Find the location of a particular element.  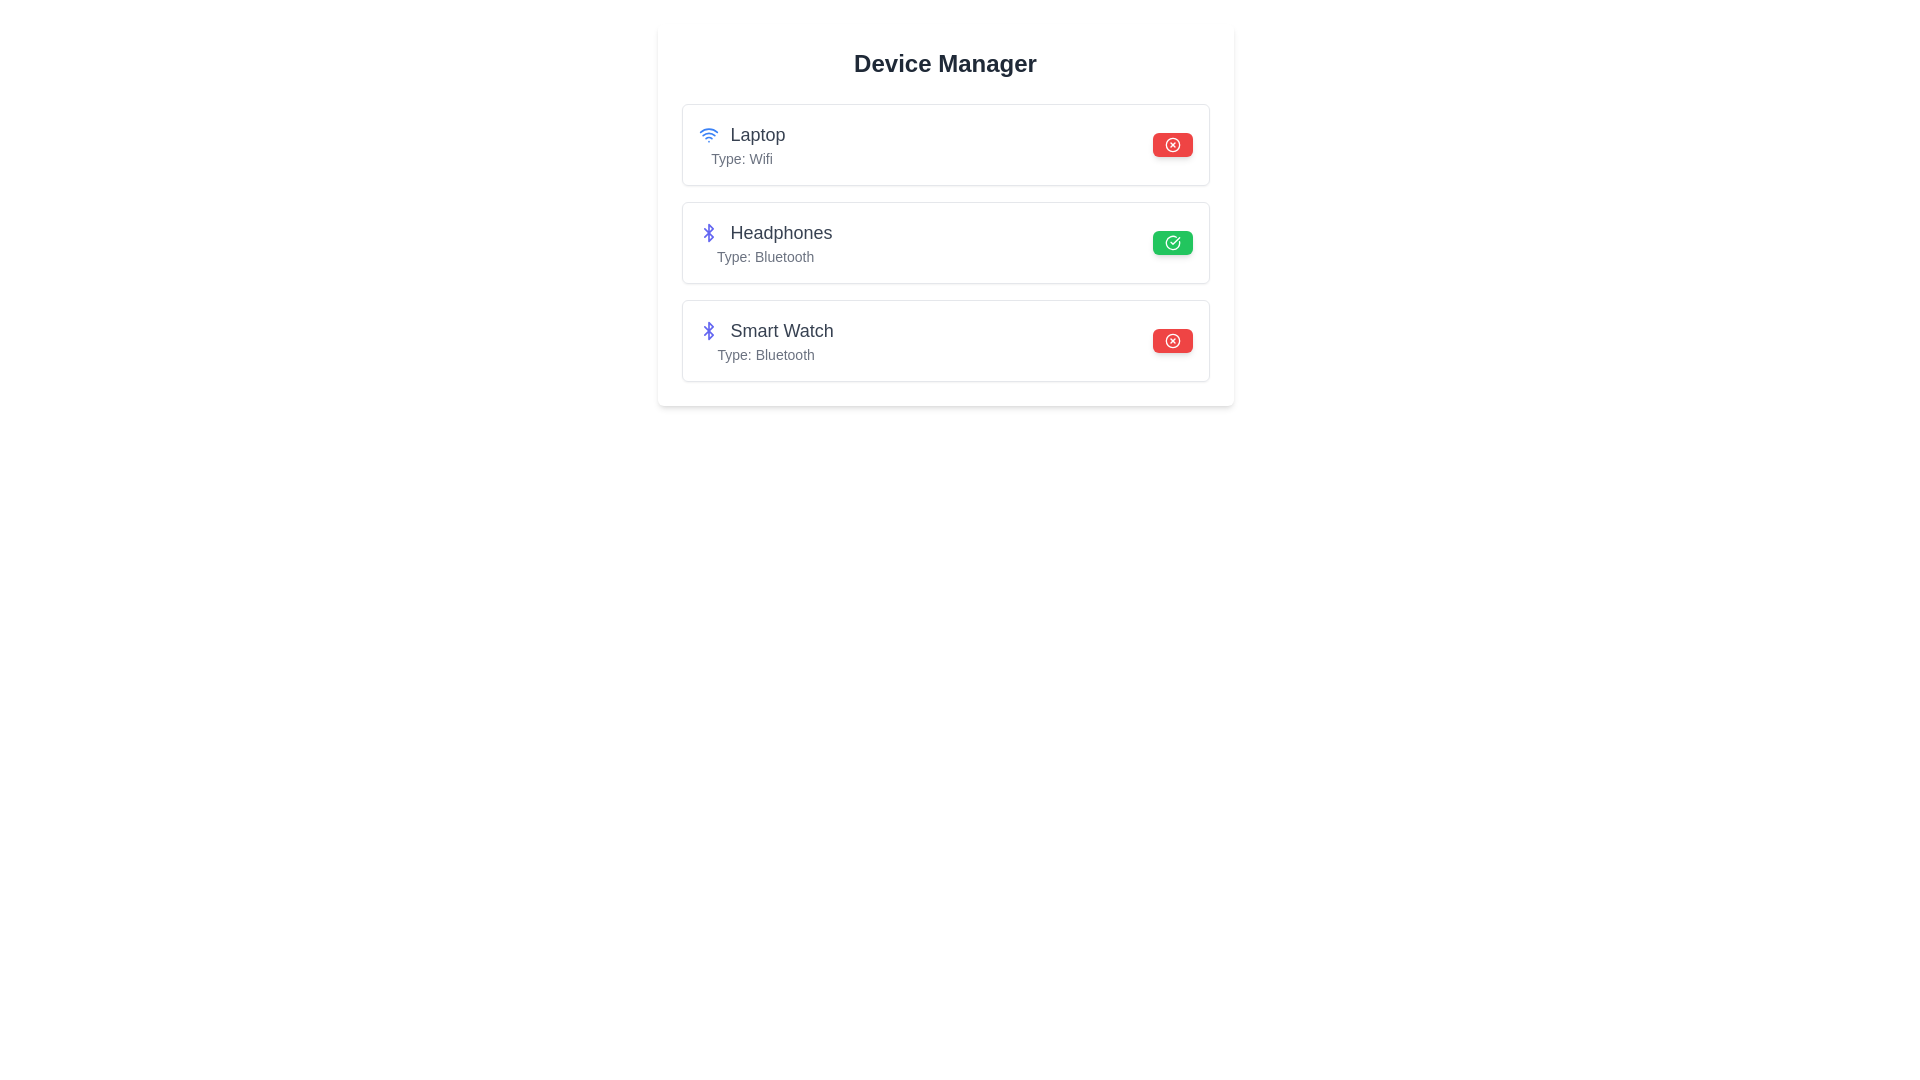

the 'Headphones' text label with the Bluetooth icon in the 'Device Manager' section, which is the second device listed is located at coordinates (764, 231).